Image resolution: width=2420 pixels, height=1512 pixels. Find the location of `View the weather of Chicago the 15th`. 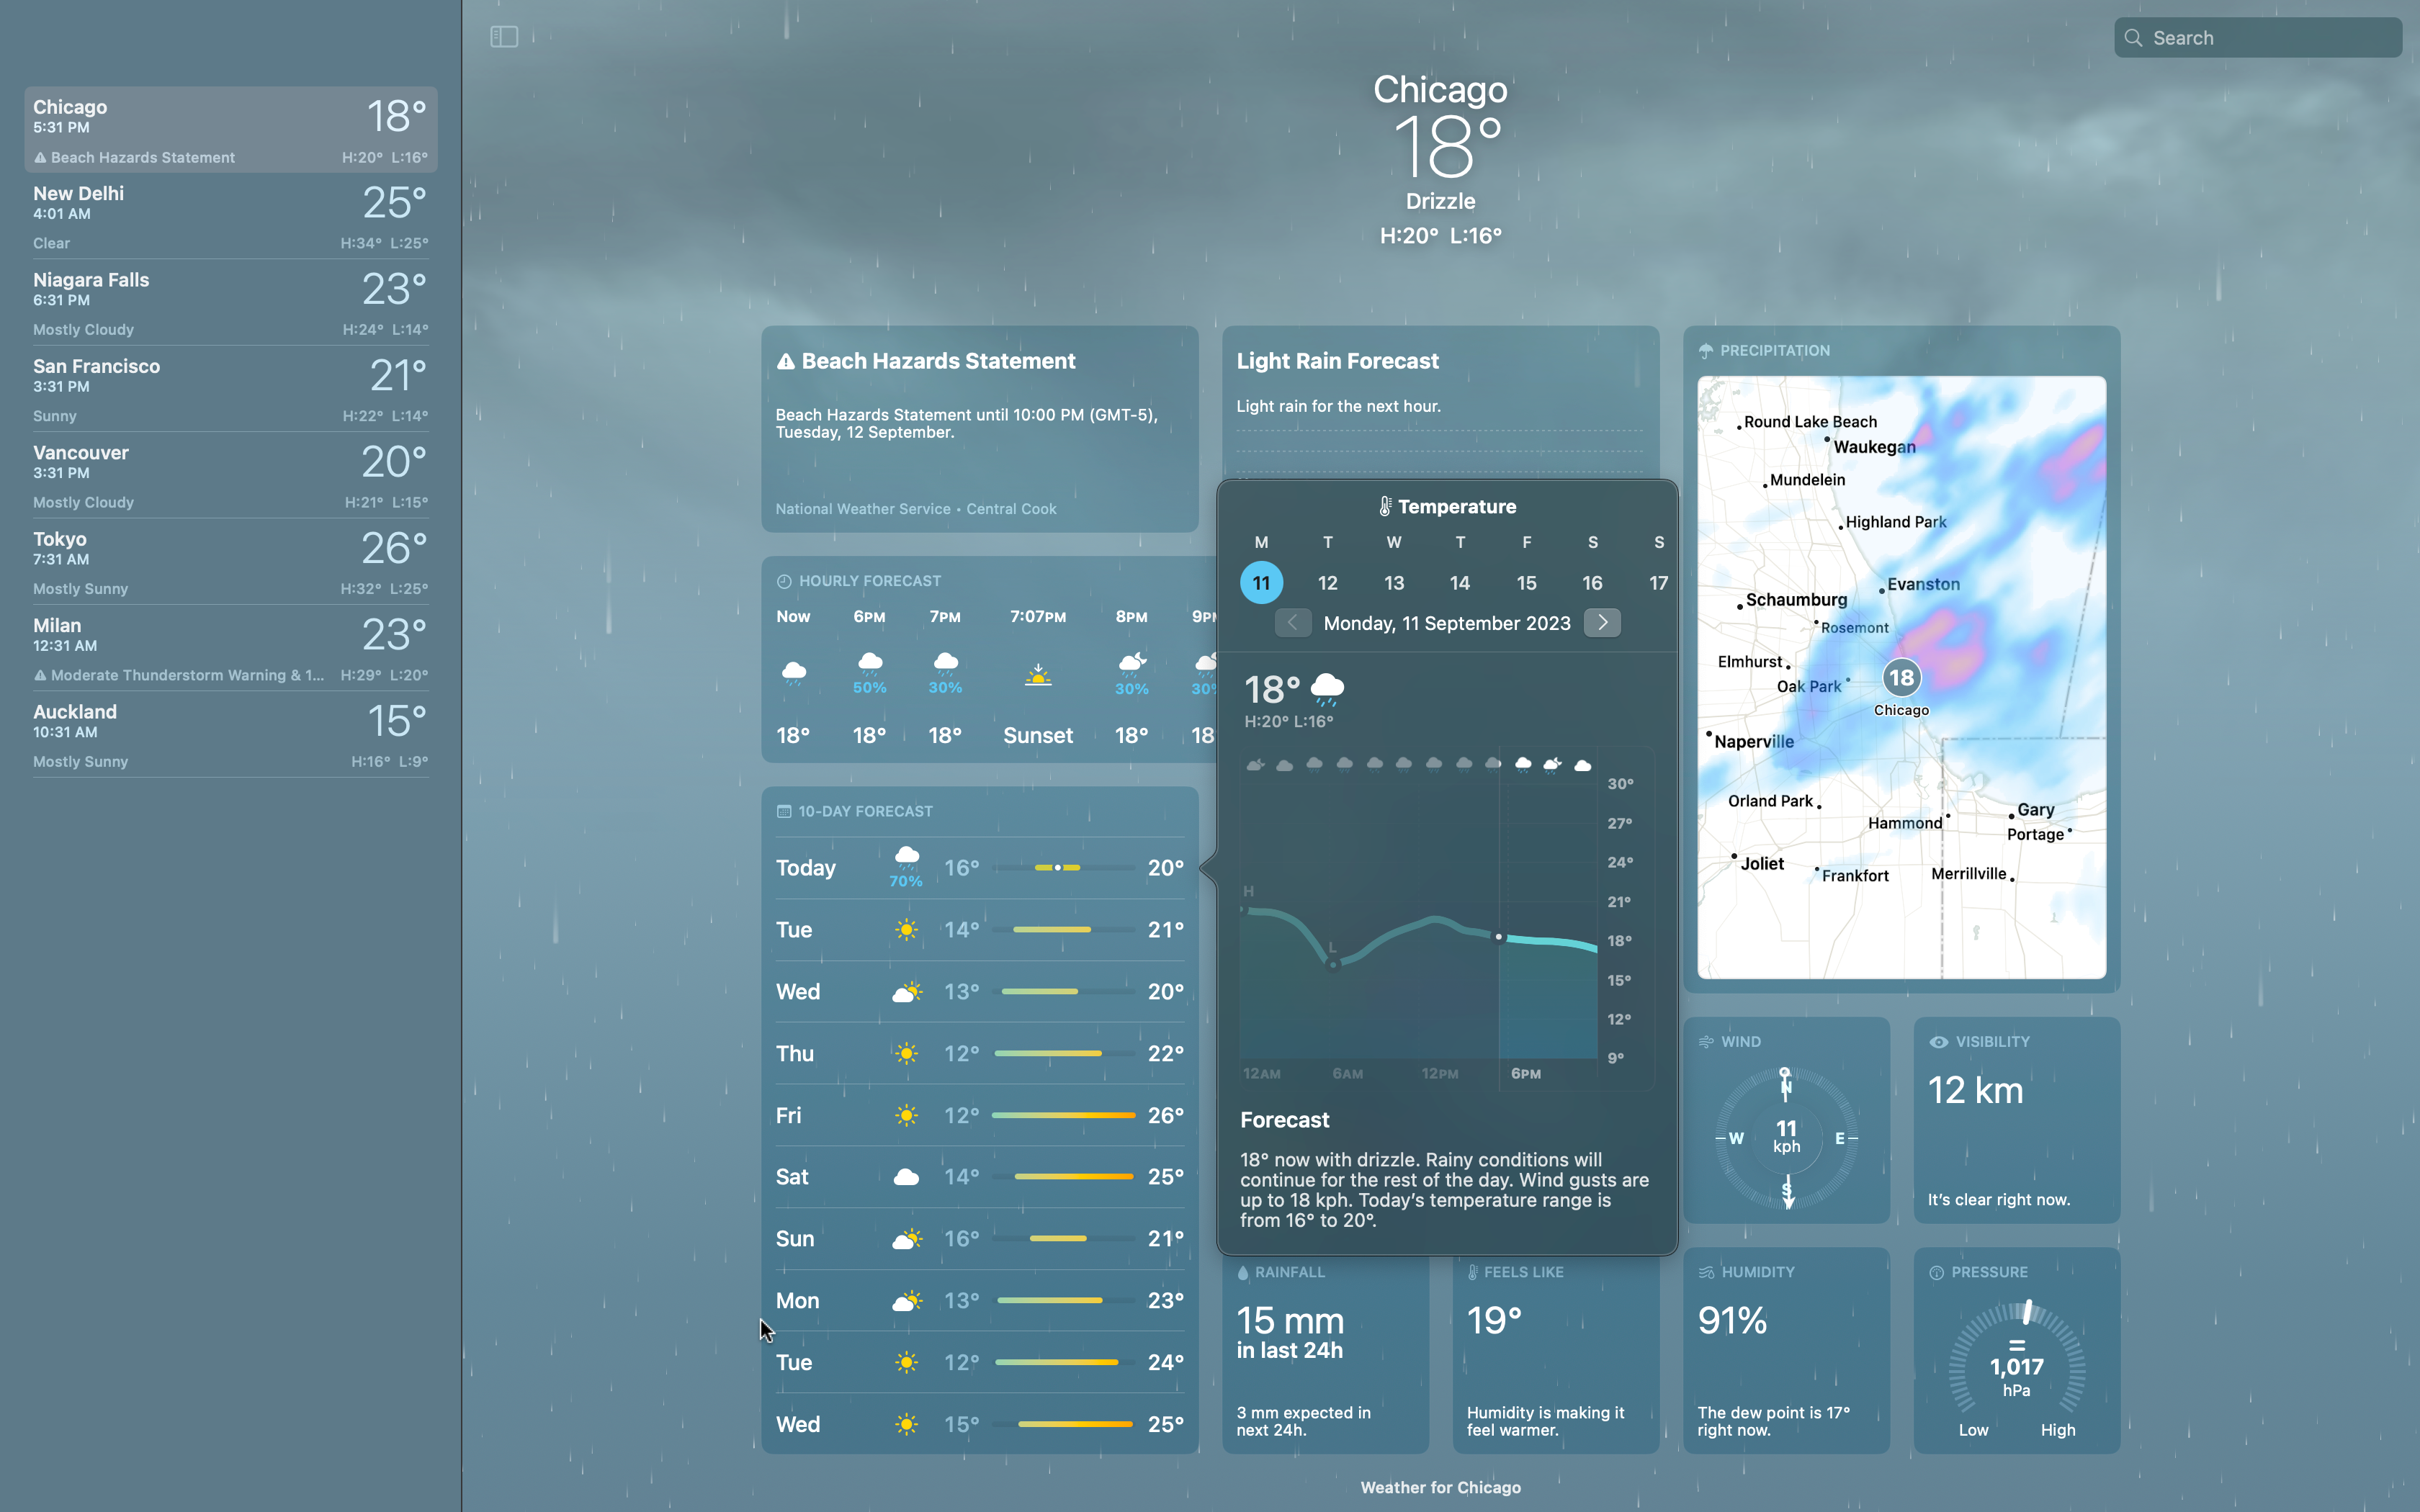

View the weather of Chicago the 15th is located at coordinates (1525, 581).